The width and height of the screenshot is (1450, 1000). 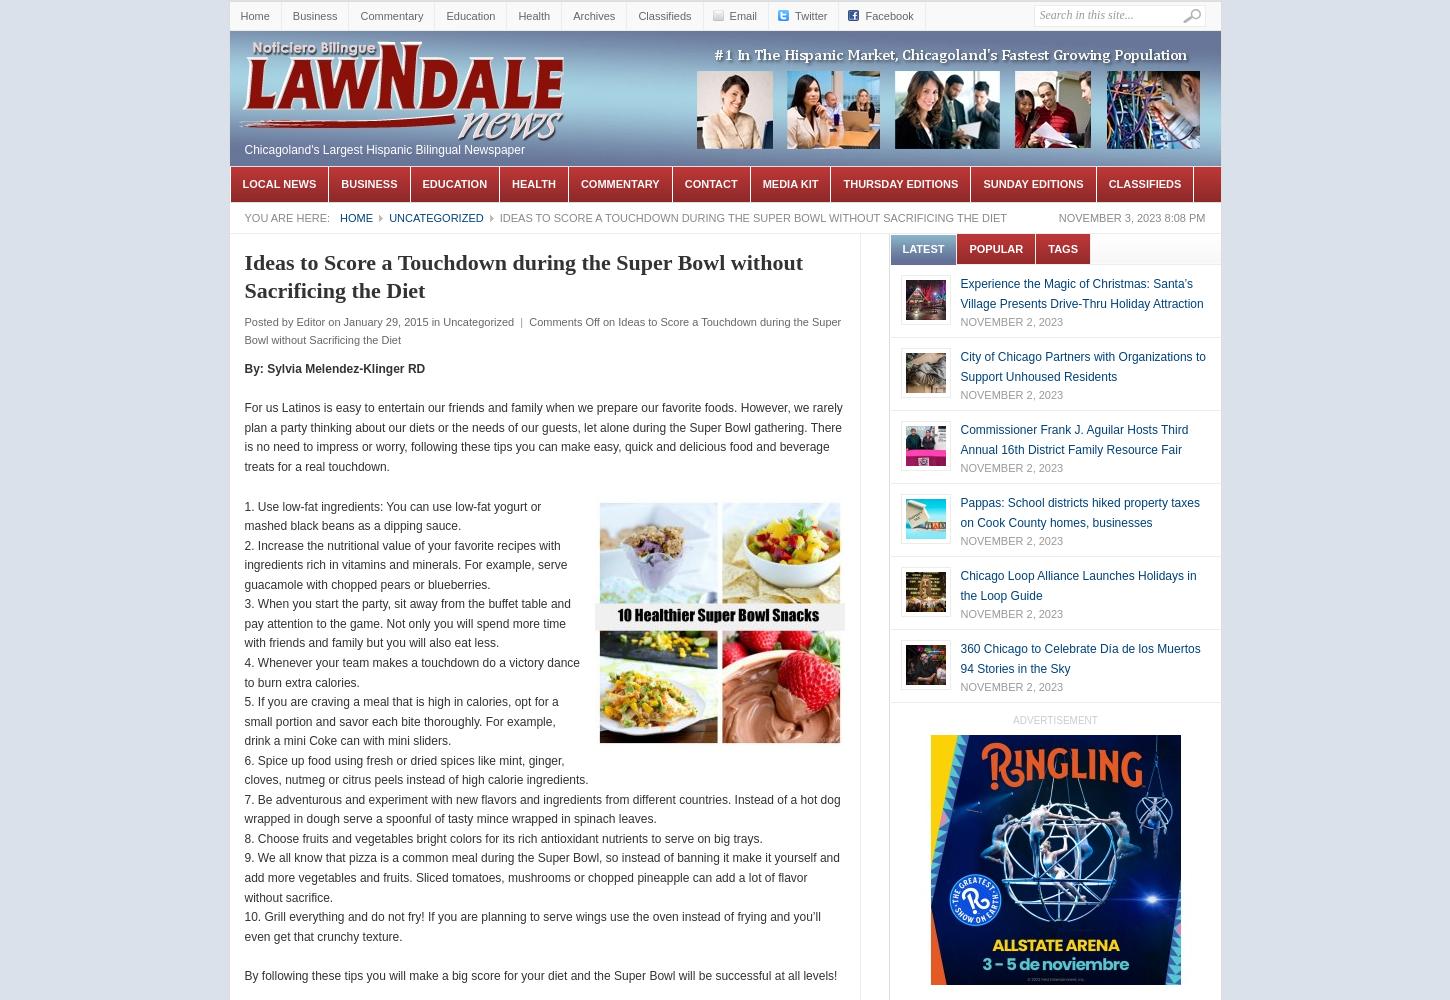 I want to click on 'Home', so click(x=356, y=217).